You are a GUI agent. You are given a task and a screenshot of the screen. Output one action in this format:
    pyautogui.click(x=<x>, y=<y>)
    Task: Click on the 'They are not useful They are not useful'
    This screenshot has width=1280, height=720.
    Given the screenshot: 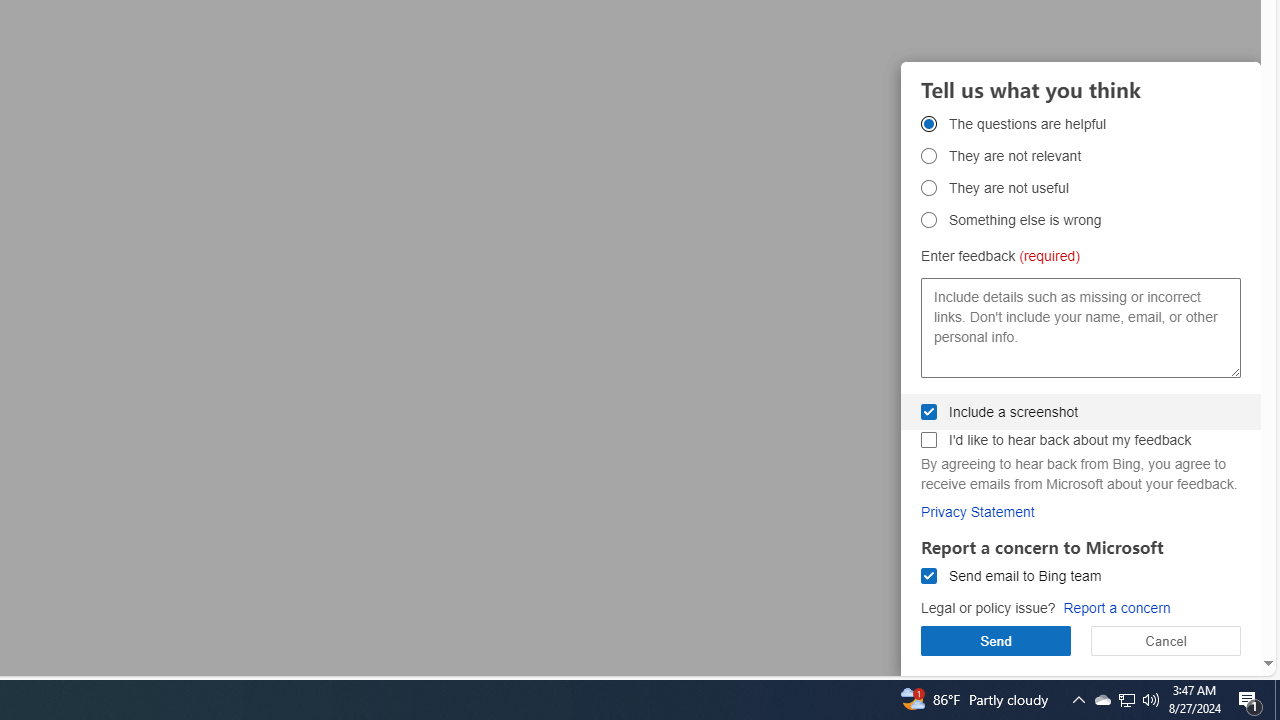 What is the action you would take?
    pyautogui.click(x=928, y=187)
    